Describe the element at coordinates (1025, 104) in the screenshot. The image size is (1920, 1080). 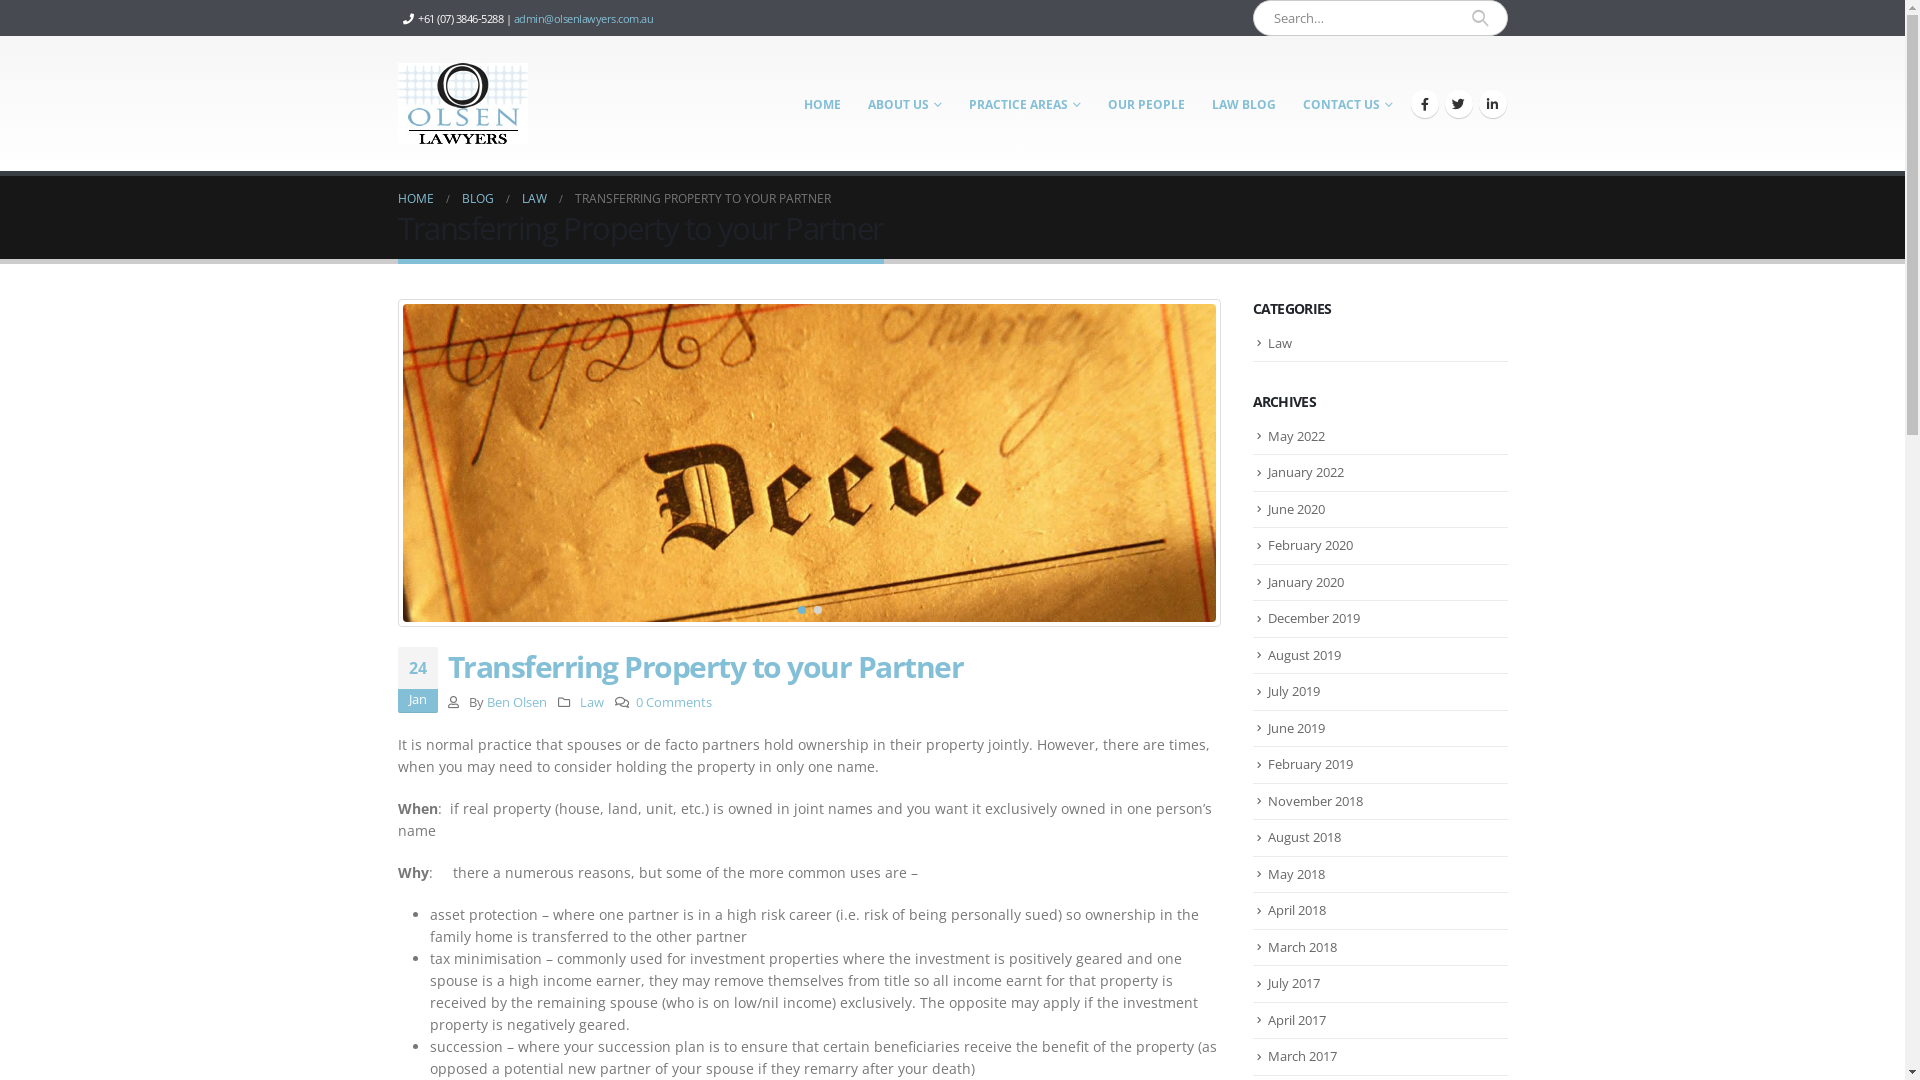
I see `'PRACTICE AREAS'` at that location.